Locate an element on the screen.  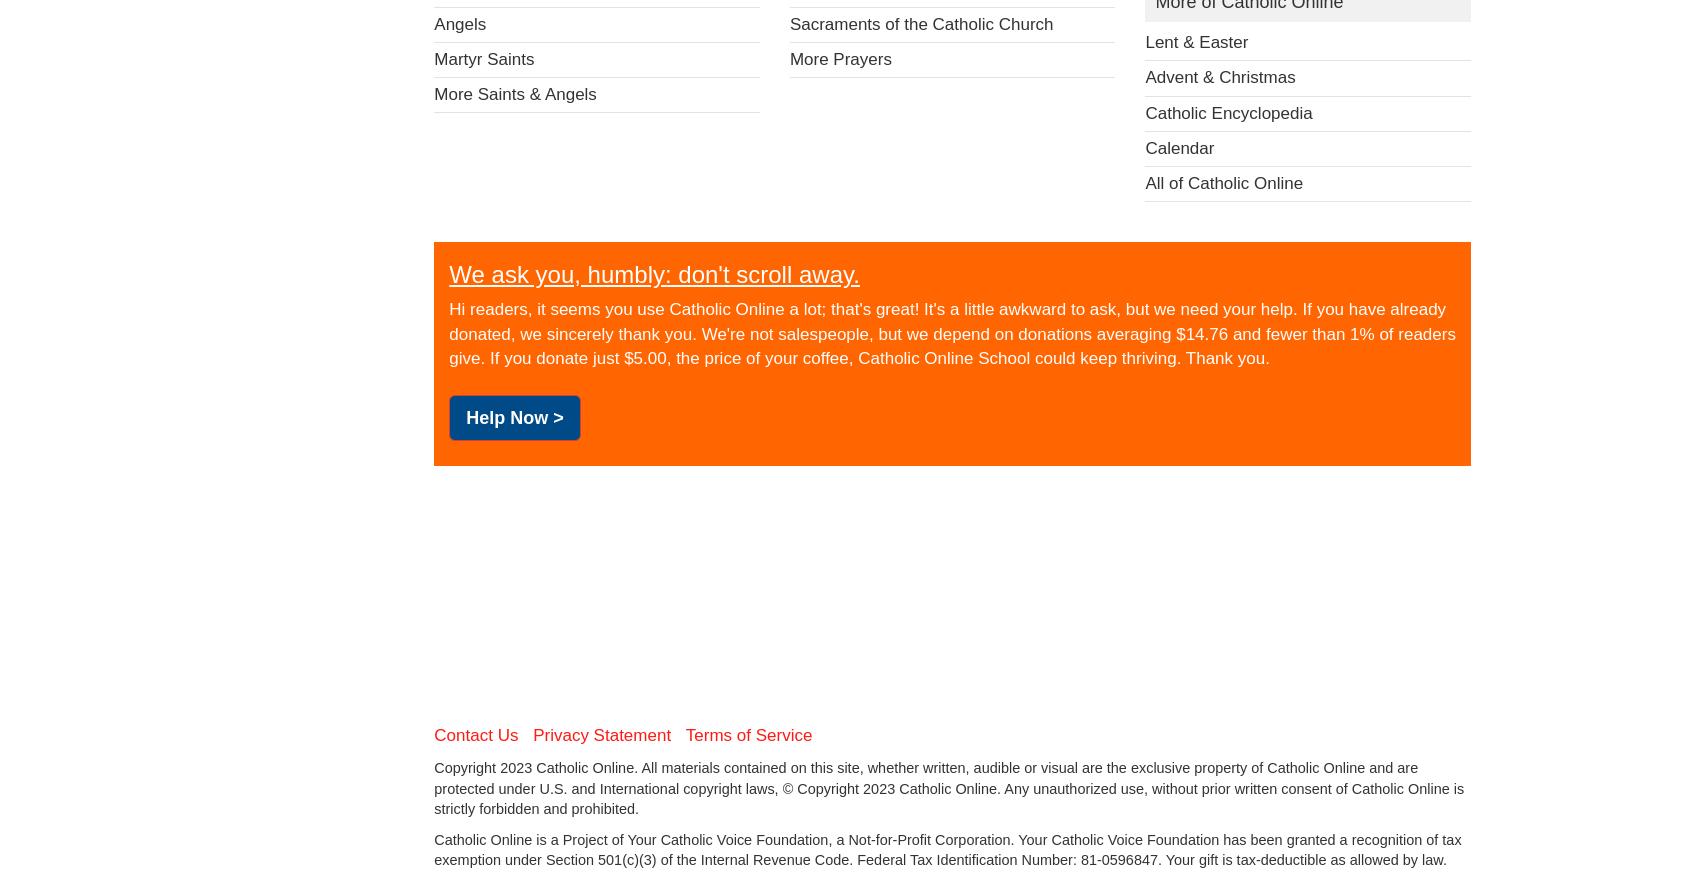
'Privacy Statement' is located at coordinates (601, 734).